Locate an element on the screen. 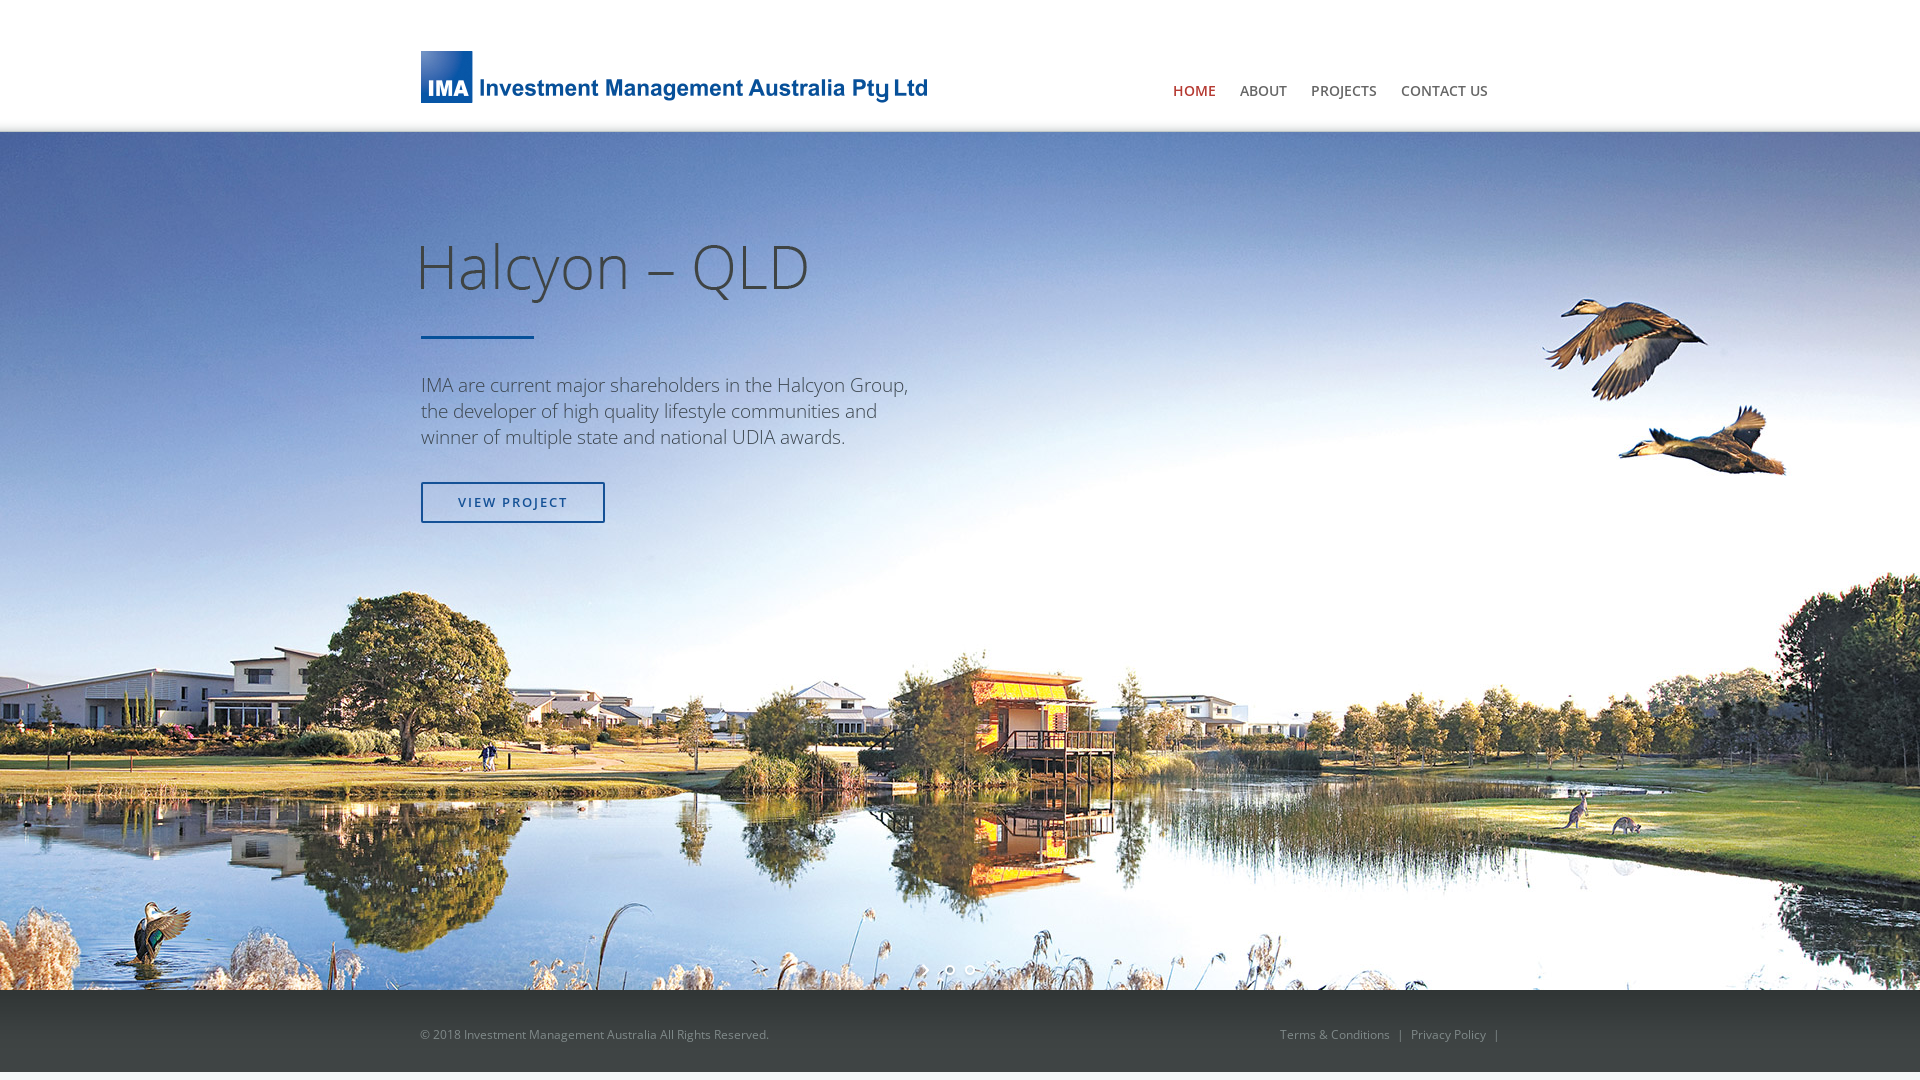 This screenshot has width=1920, height=1080. 'PROJECTS' is located at coordinates (1344, 91).